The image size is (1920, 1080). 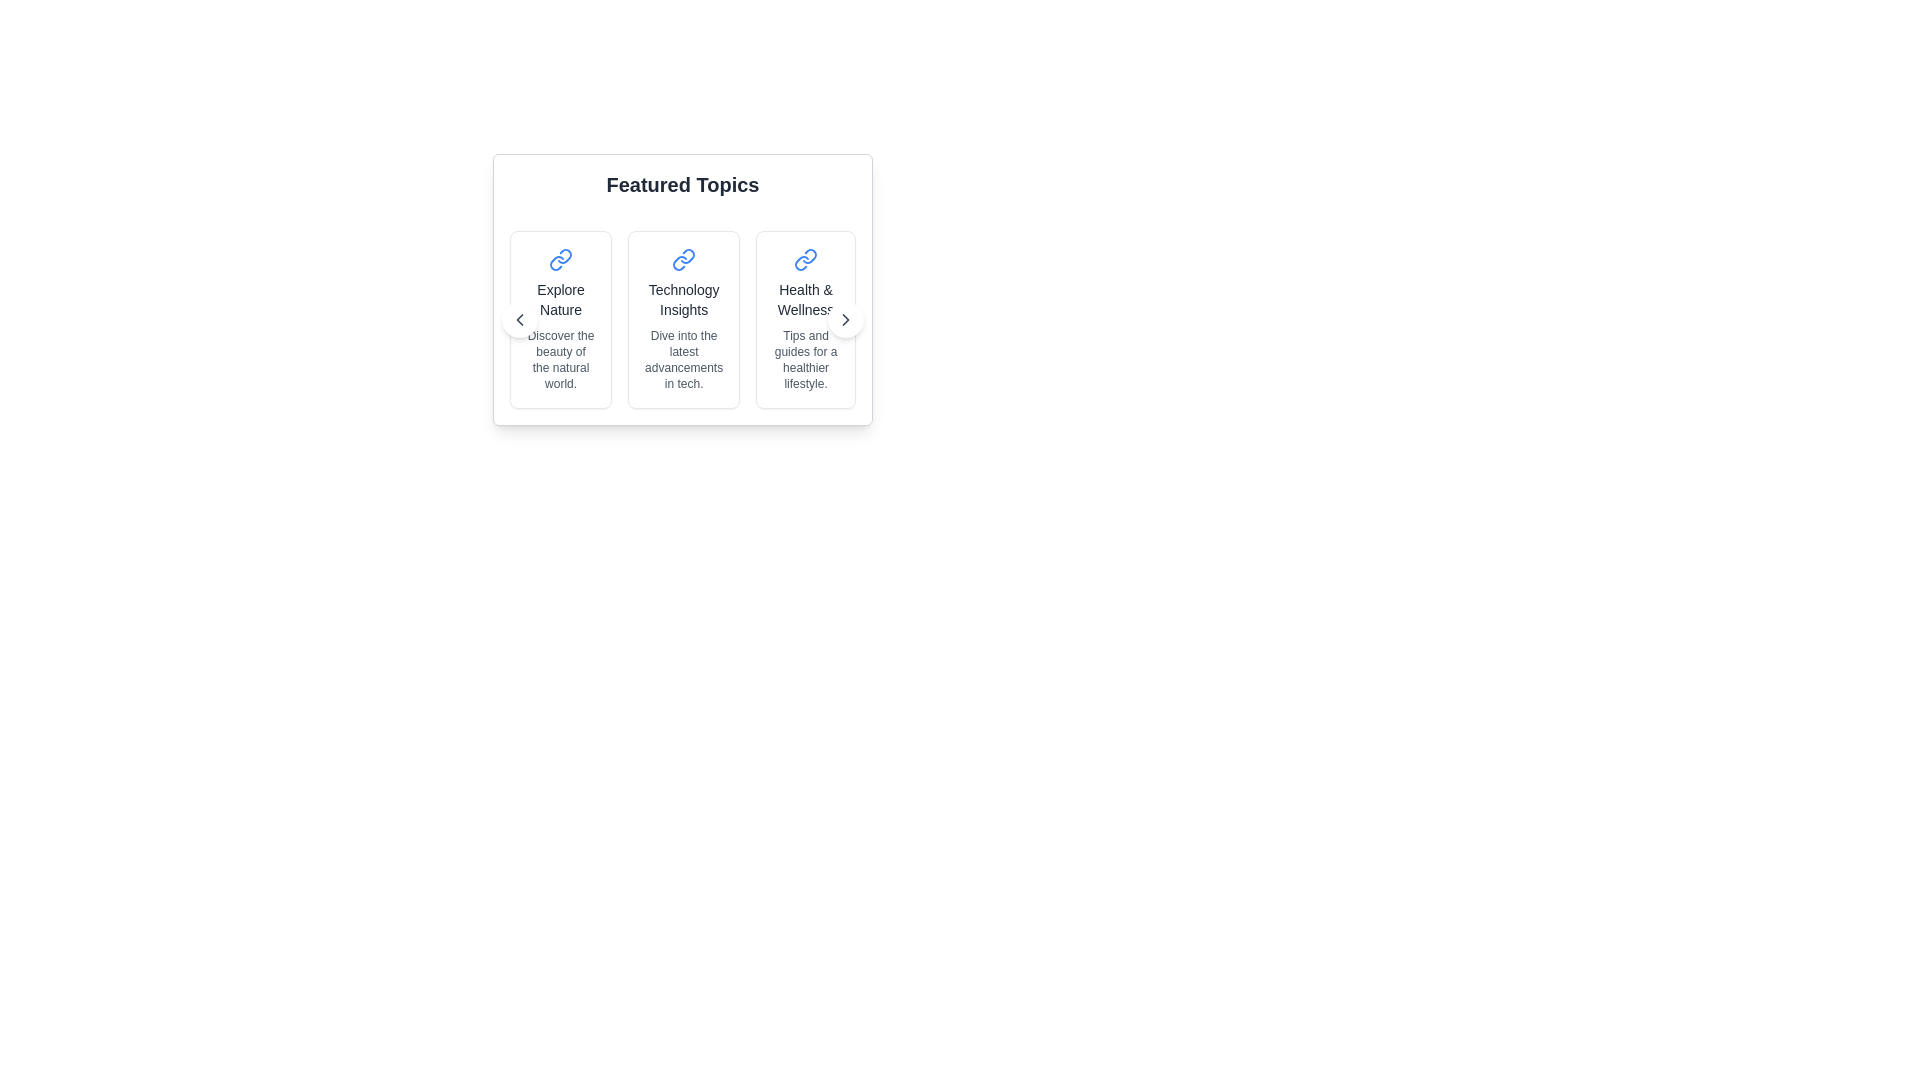 I want to click on the bottom portion of the link icon styled with a blue stroke located in the 'Health & Wellness' card, which is the third card from the left in the 'Featured Topics' section, so click(x=802, y=262).